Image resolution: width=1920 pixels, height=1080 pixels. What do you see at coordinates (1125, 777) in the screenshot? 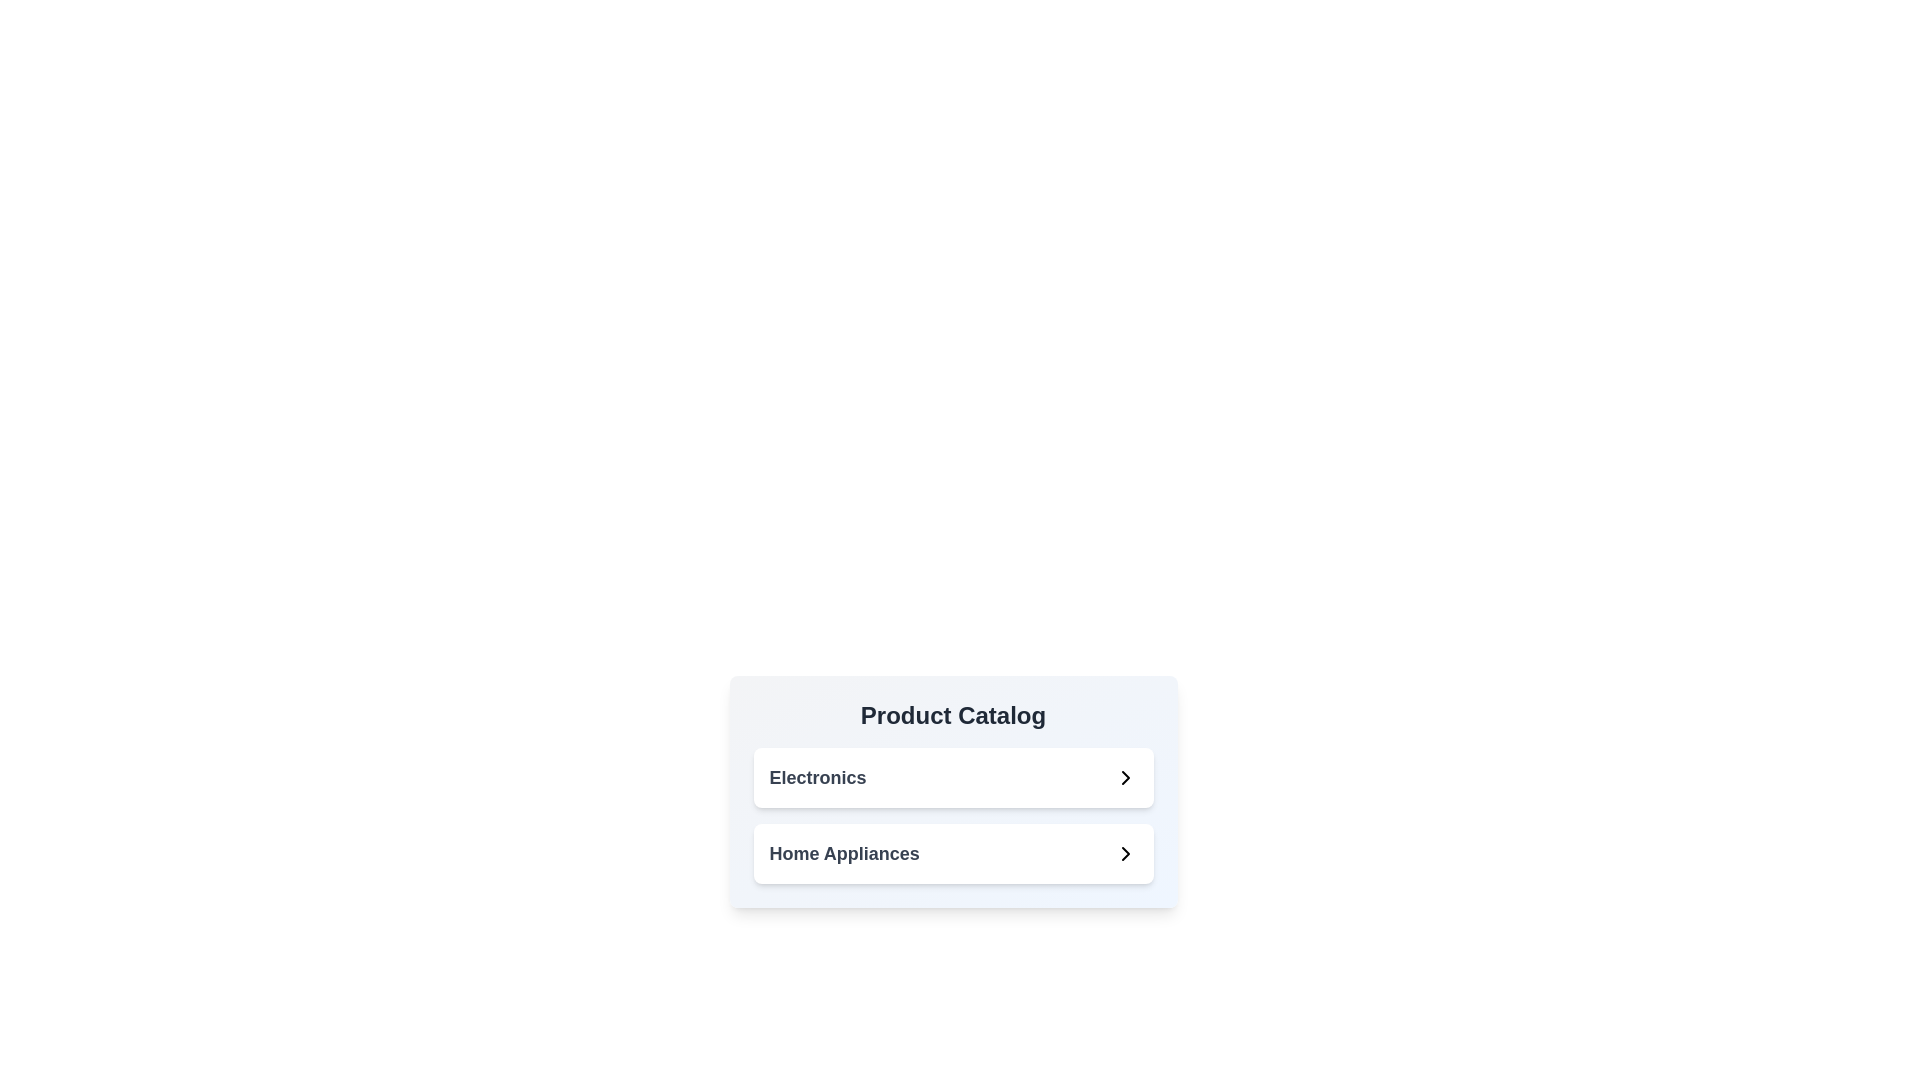
I see `the right-facing chevron icon next to the 'Electronics' list item` at bounding box center [1125, 777].